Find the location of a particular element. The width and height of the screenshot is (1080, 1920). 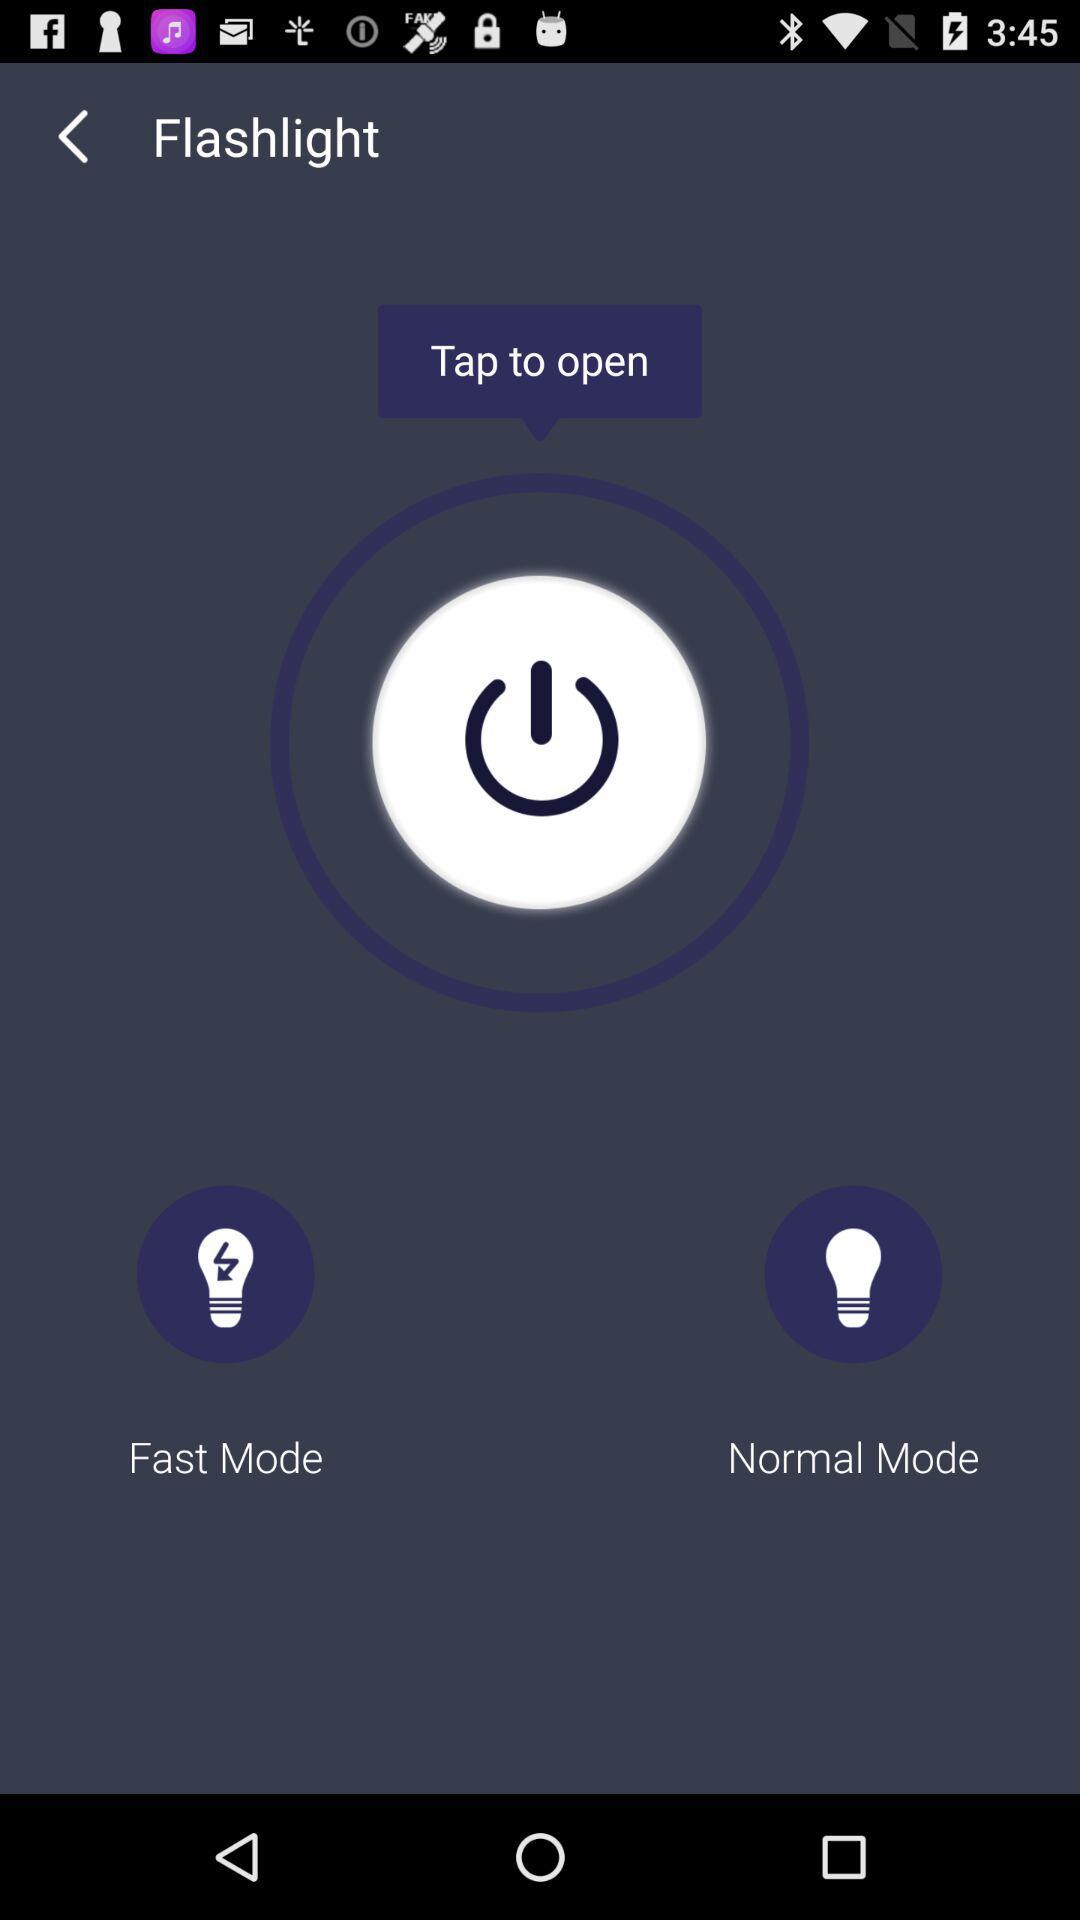

app below tap to open is located at coordinates (538, 741).